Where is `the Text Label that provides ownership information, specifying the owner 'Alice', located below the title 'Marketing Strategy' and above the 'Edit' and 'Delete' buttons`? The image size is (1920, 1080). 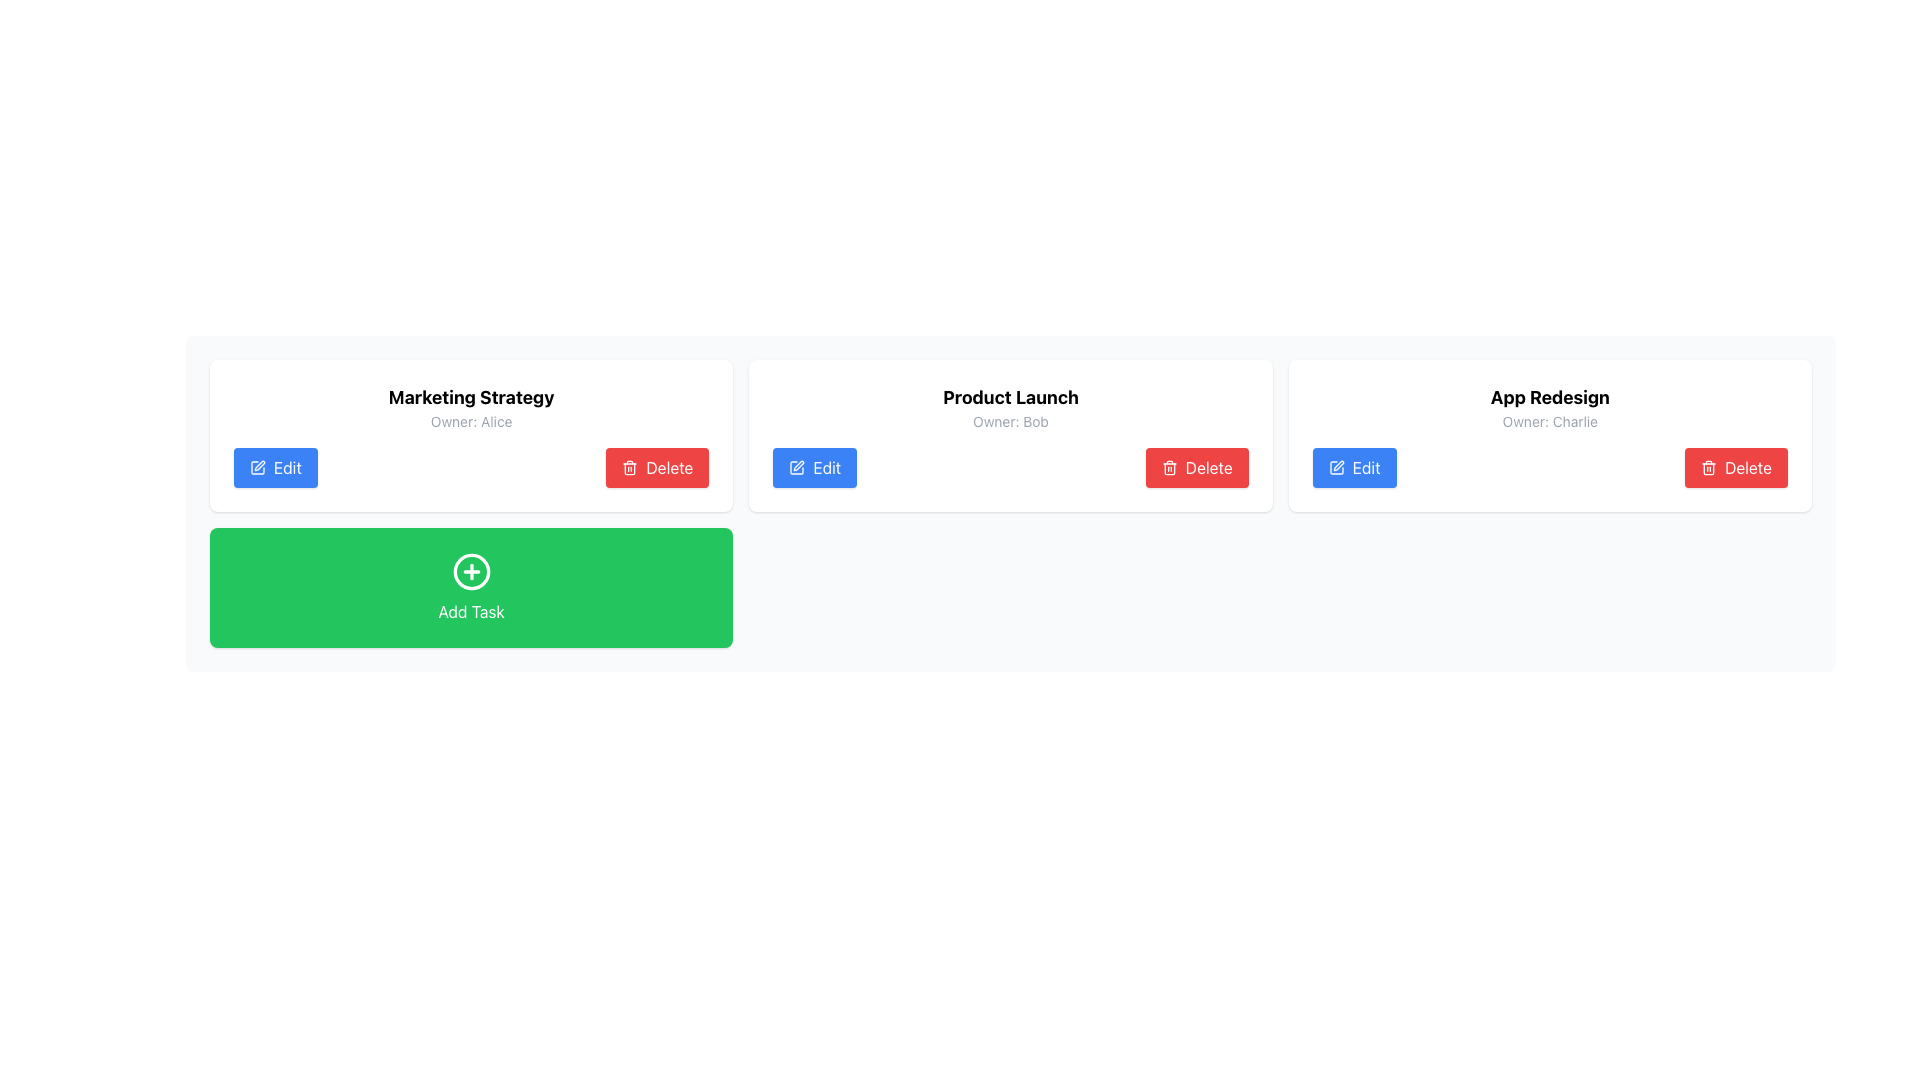 the Text Label that provides ownership information, specifying the owner 'Alice', located below the title 'Marketing Strategy' and above the 'Edit' and 'Delete' buttons is located at coordinates (470, 420).